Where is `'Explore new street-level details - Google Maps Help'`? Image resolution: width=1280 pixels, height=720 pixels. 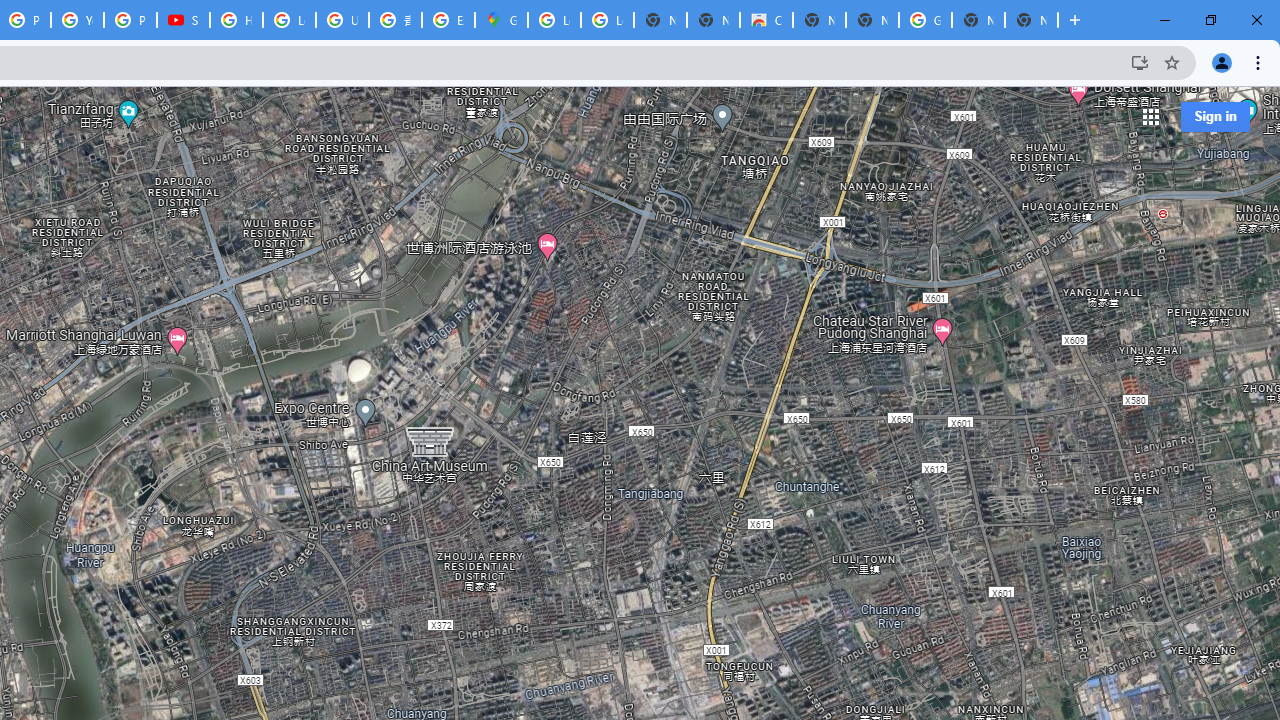 'Explore new street-level details - Google Maps Help' is located at coordinates (447, 20).